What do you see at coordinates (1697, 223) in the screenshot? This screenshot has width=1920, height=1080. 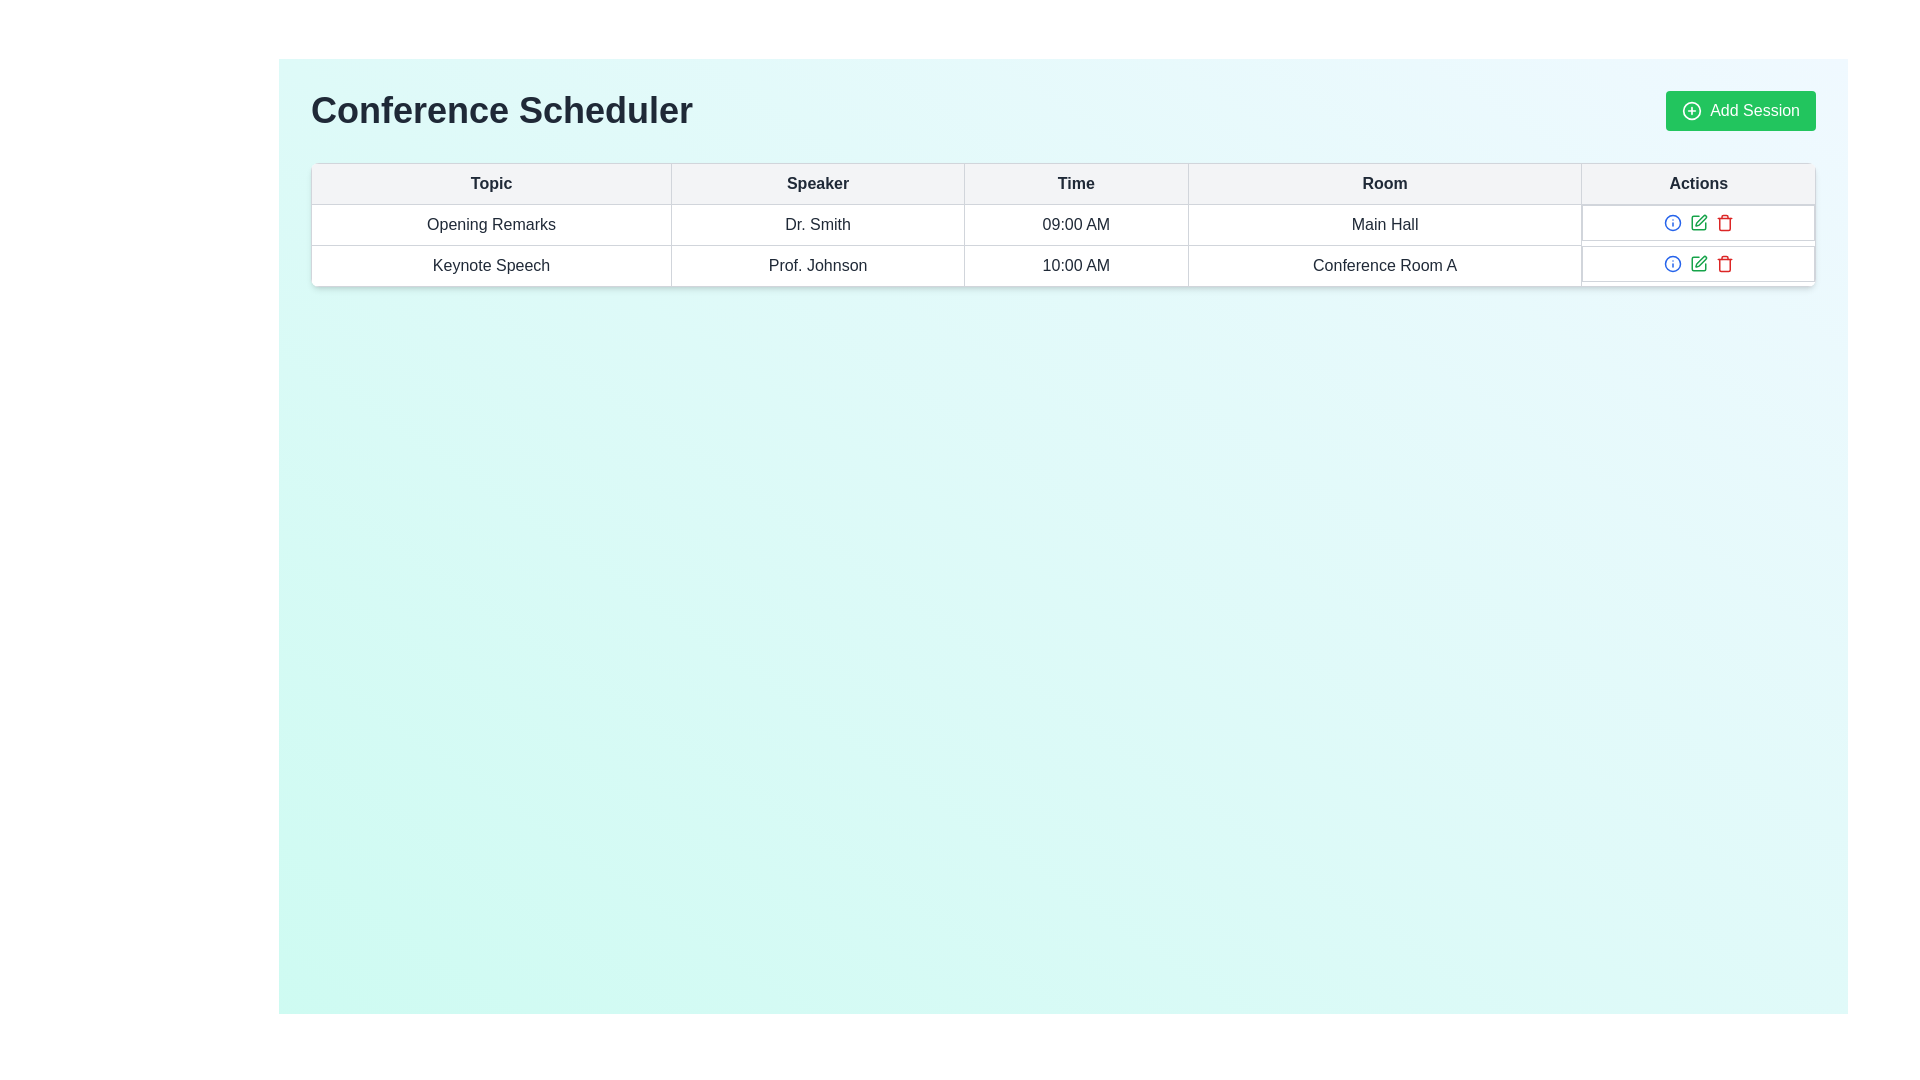 I see `the action panel for the 'Opening Remarks' session` at bounding box center [1697, 223].